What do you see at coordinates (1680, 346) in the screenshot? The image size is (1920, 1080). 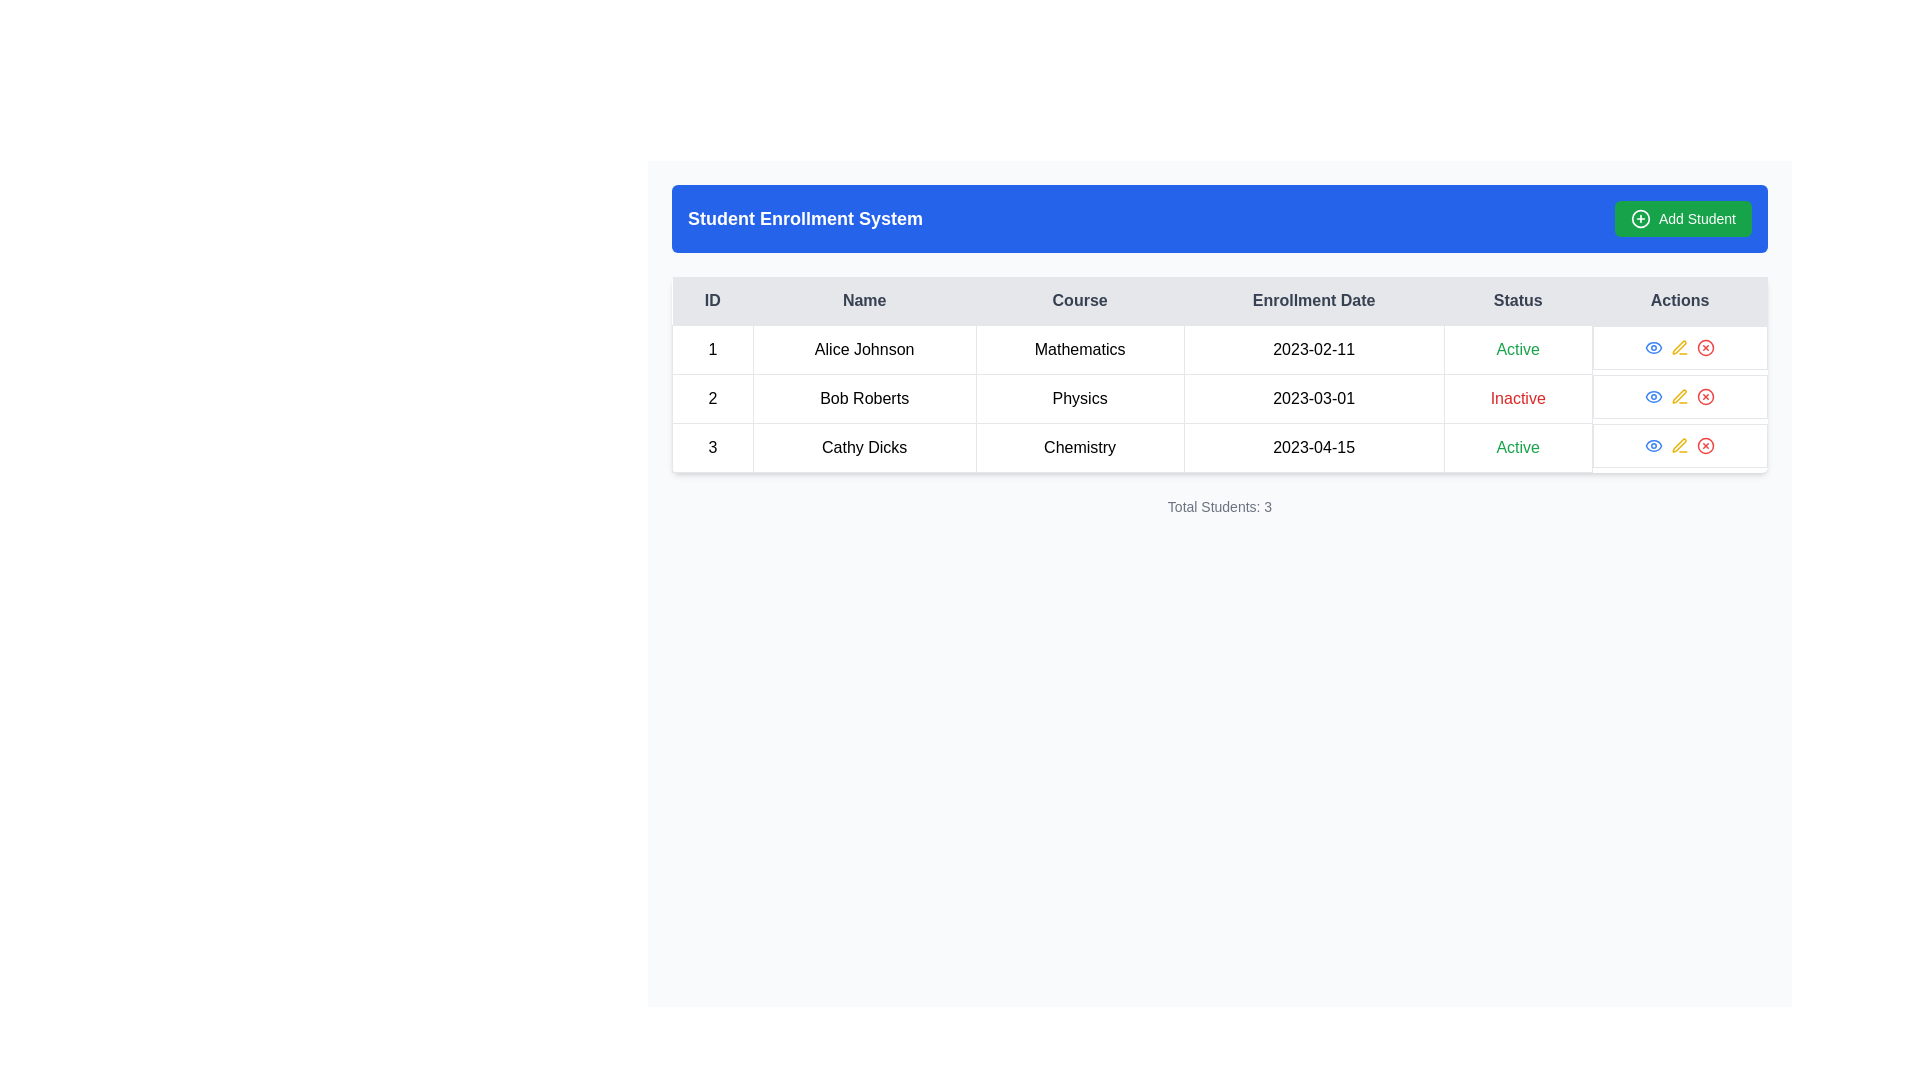 I see `the interactive icons in the actions column for 'Alice Johnson'` at bounding box center [1680, 346].